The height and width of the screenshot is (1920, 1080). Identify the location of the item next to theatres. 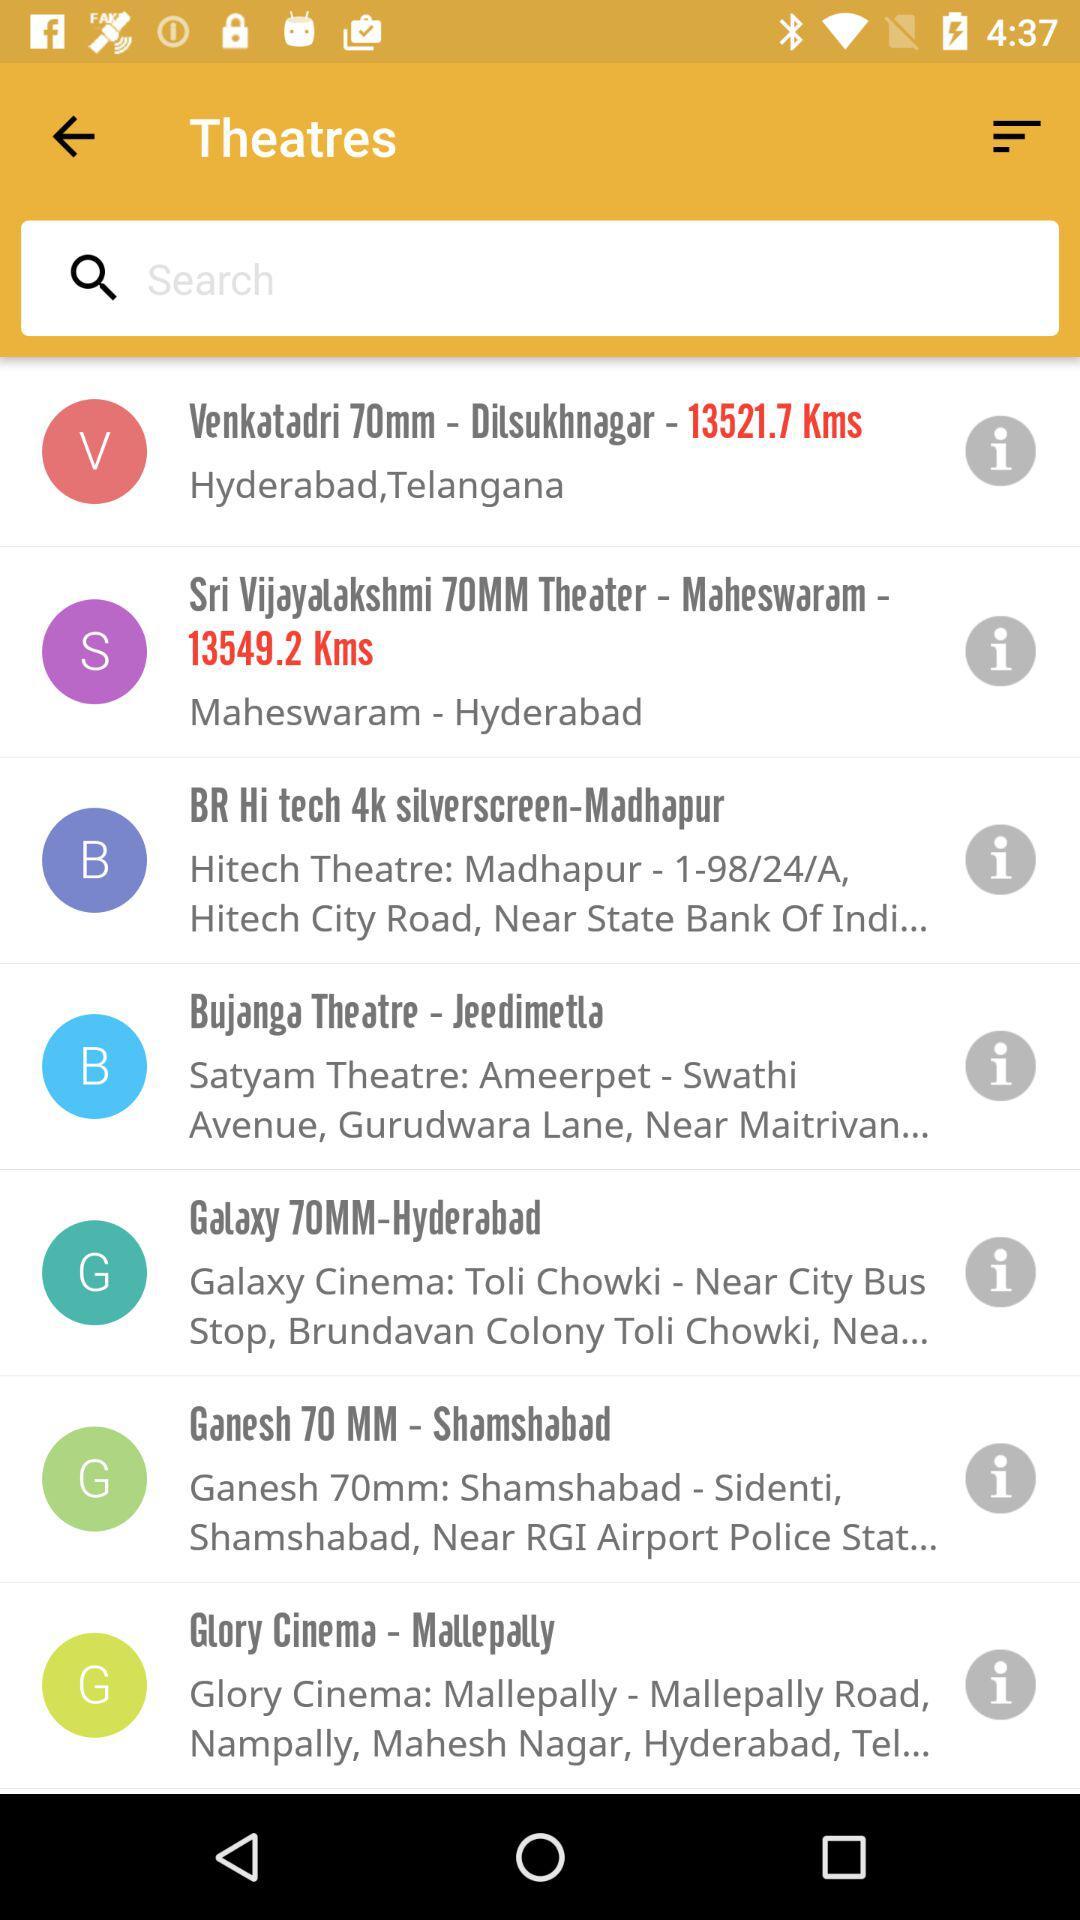
(72, 135).